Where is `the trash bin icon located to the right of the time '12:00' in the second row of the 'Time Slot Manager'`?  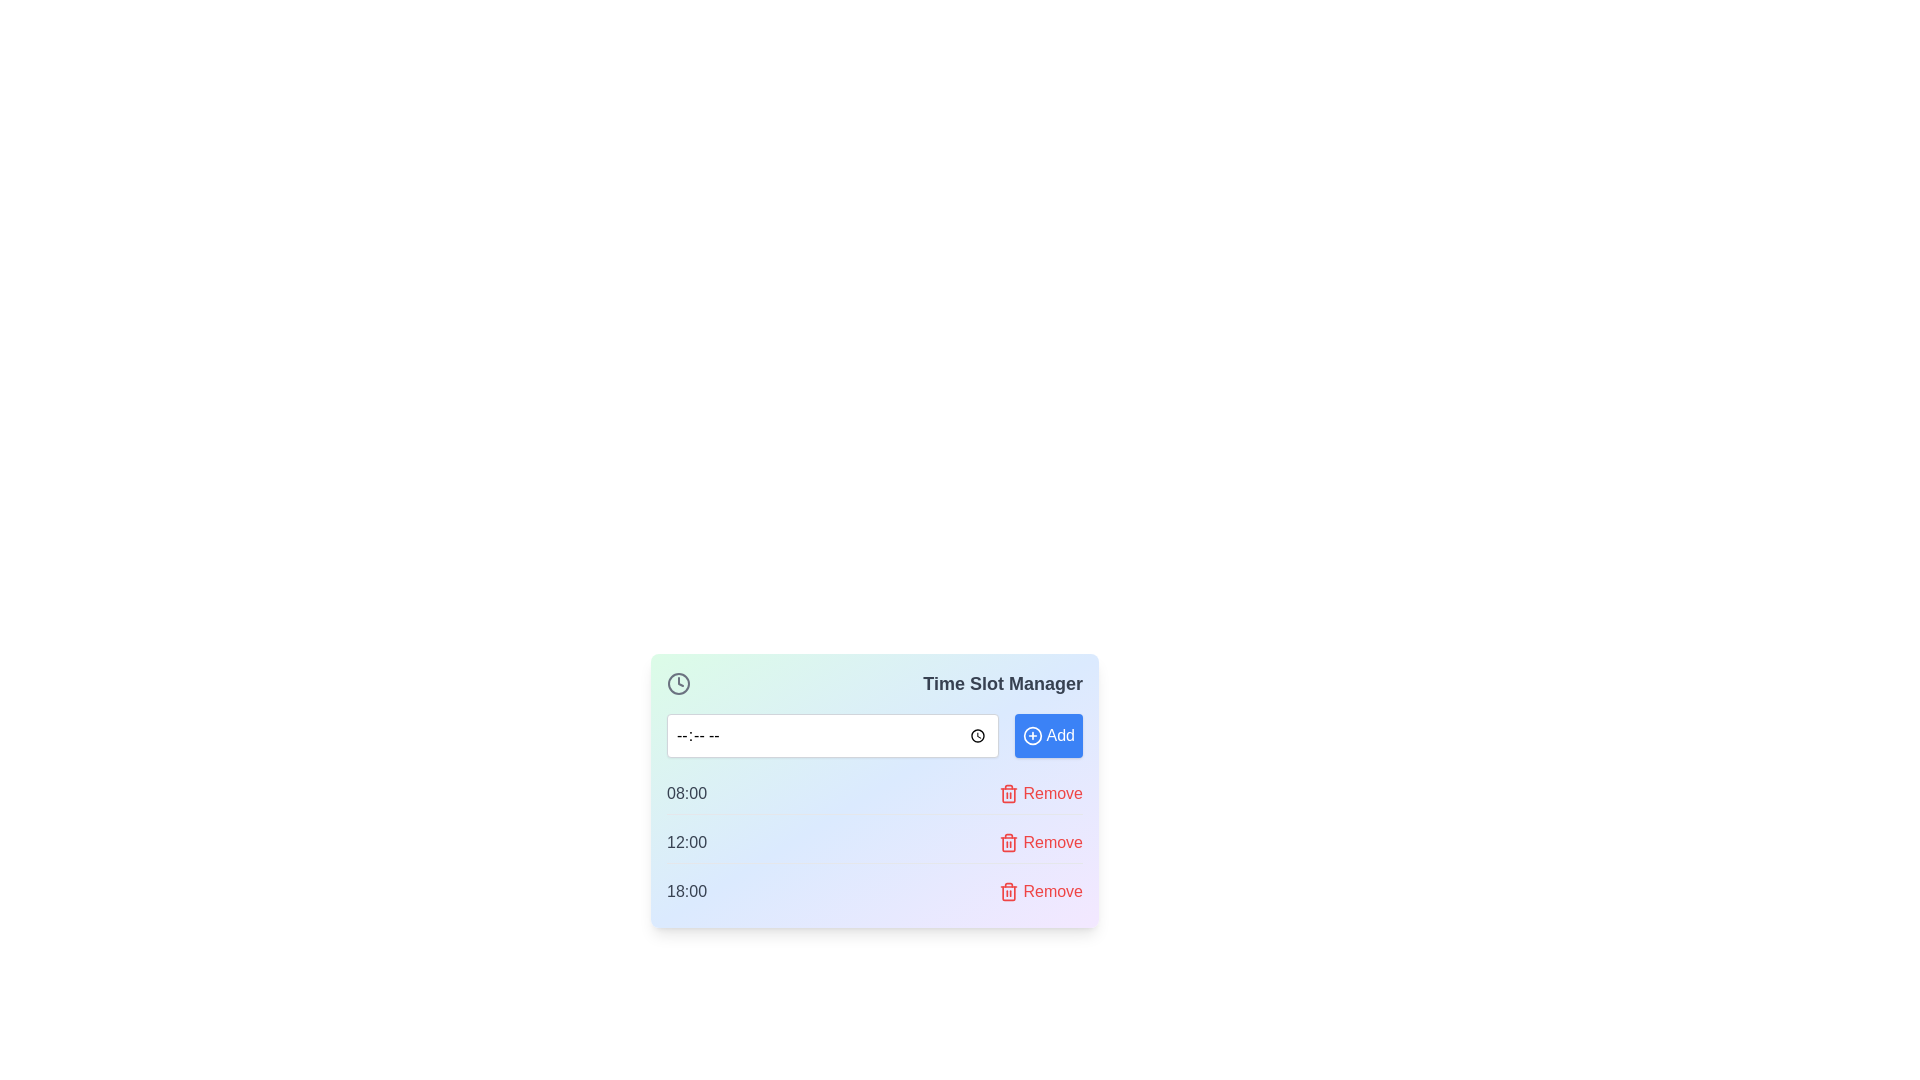
the trash bin icon located to the right of the time '12:00' in the second row of the 'Time Slot Manager' is located at coordinates (1009, 843).